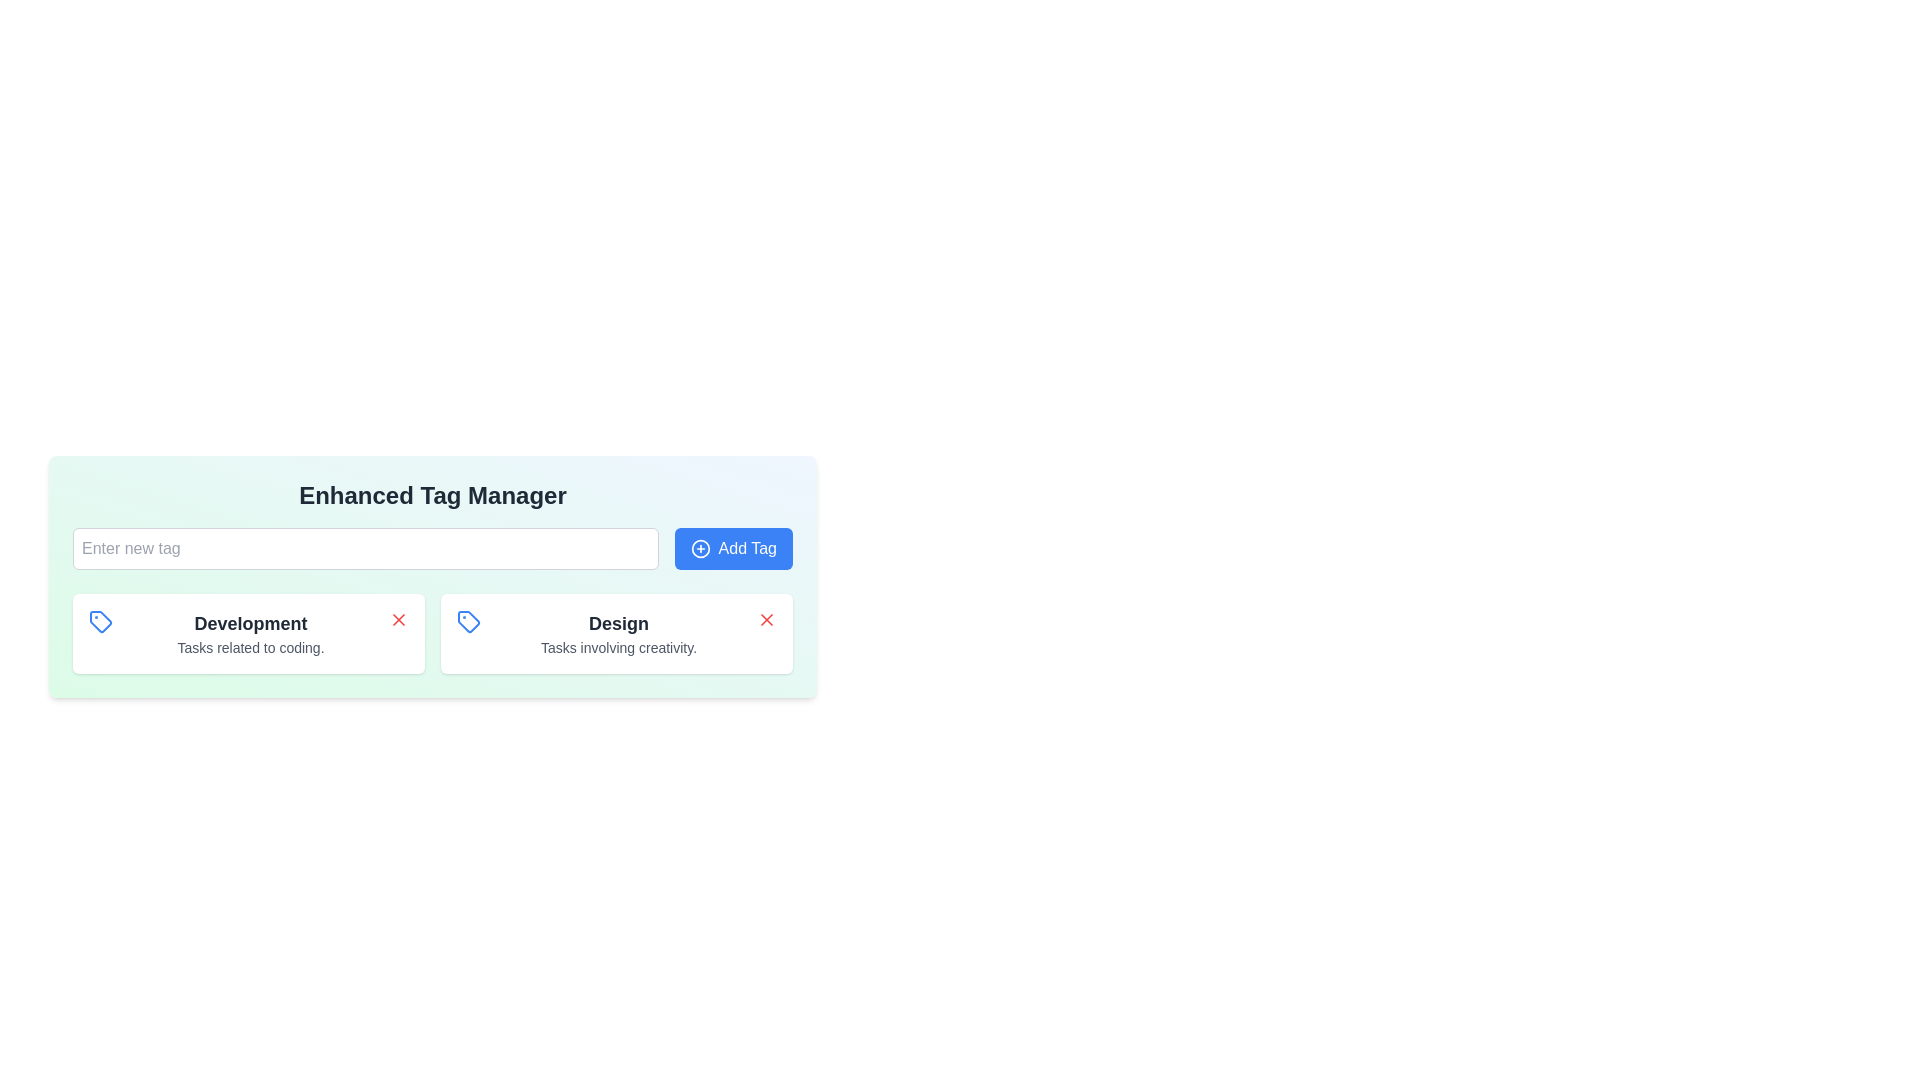 The height and width of the screenshot is (1080, 1920). Describe the element at coordinates (398, 619) in the screenshot. I see `the delete button located in the top right corner of the card interface` at that location.